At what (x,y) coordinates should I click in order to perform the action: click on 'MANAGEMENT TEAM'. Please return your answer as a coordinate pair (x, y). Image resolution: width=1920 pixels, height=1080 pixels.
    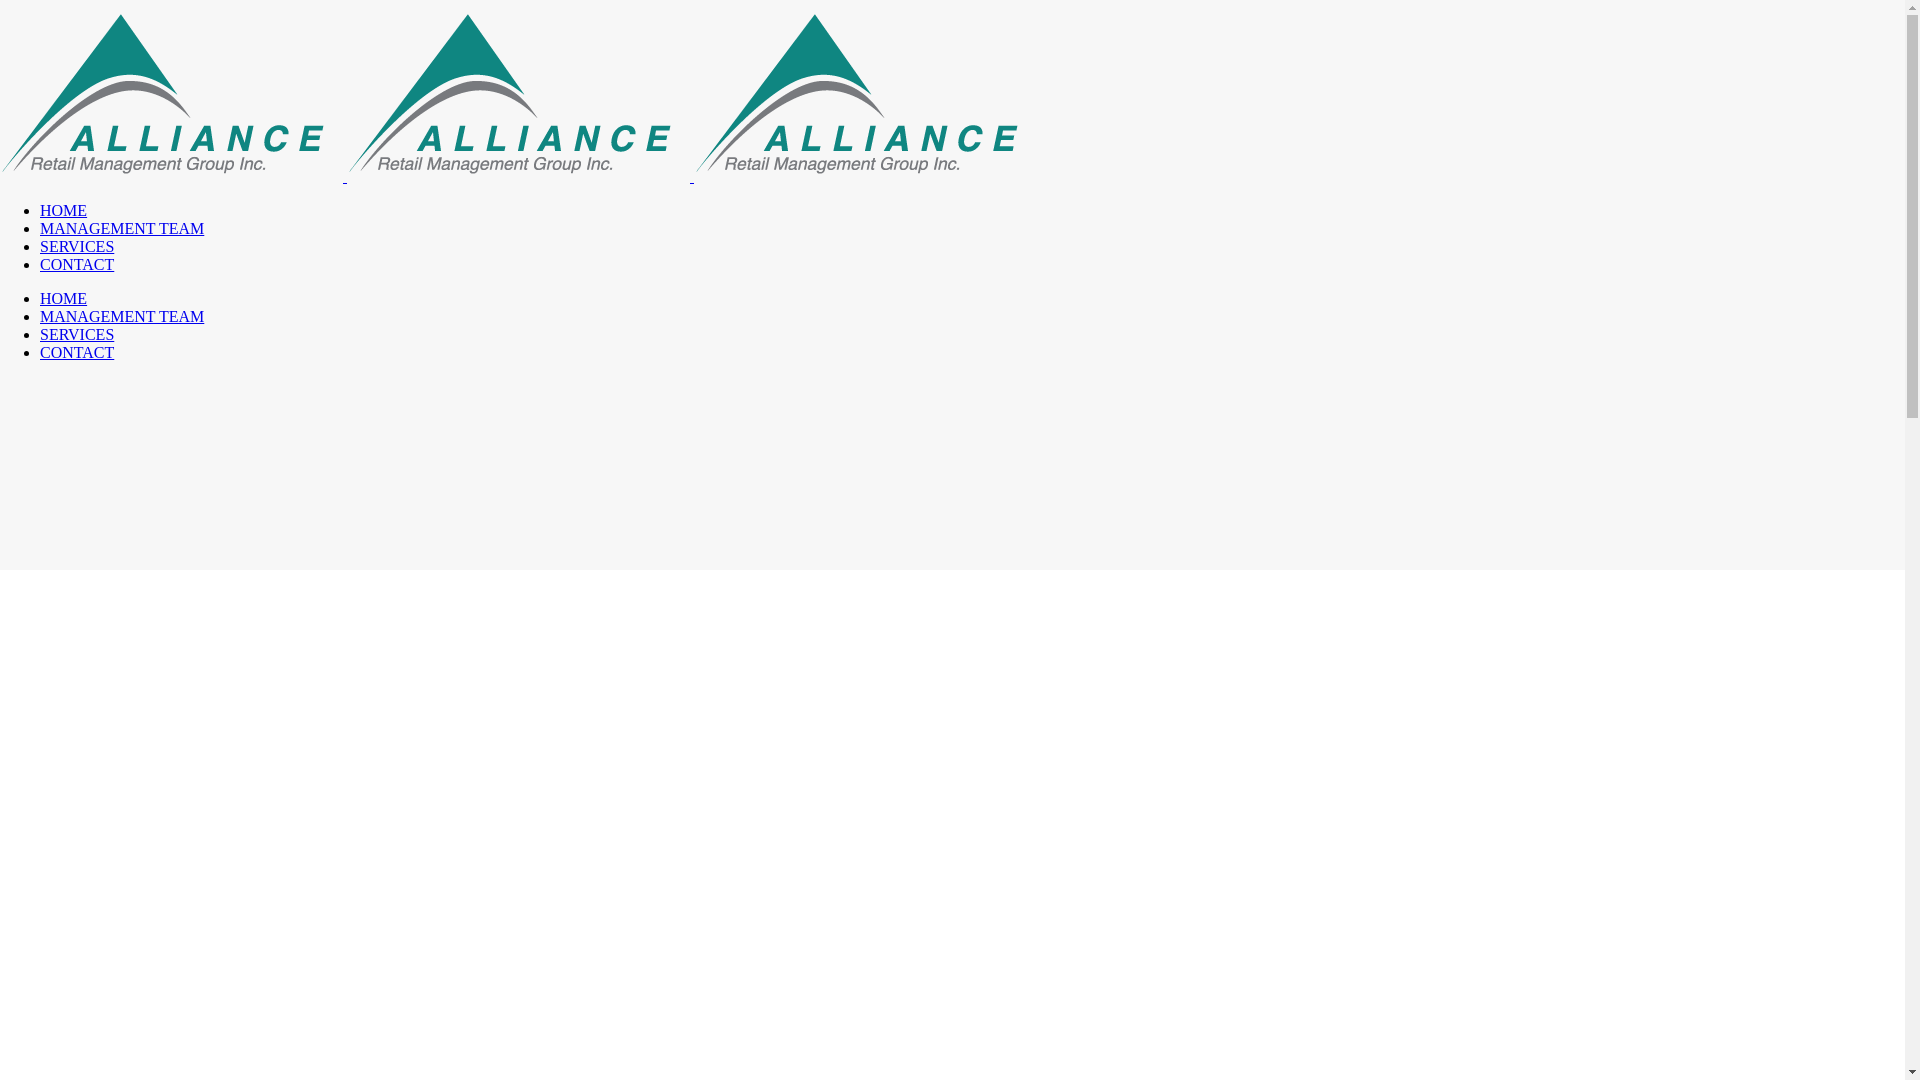
    Looking at the image, I should click on (120, 227).